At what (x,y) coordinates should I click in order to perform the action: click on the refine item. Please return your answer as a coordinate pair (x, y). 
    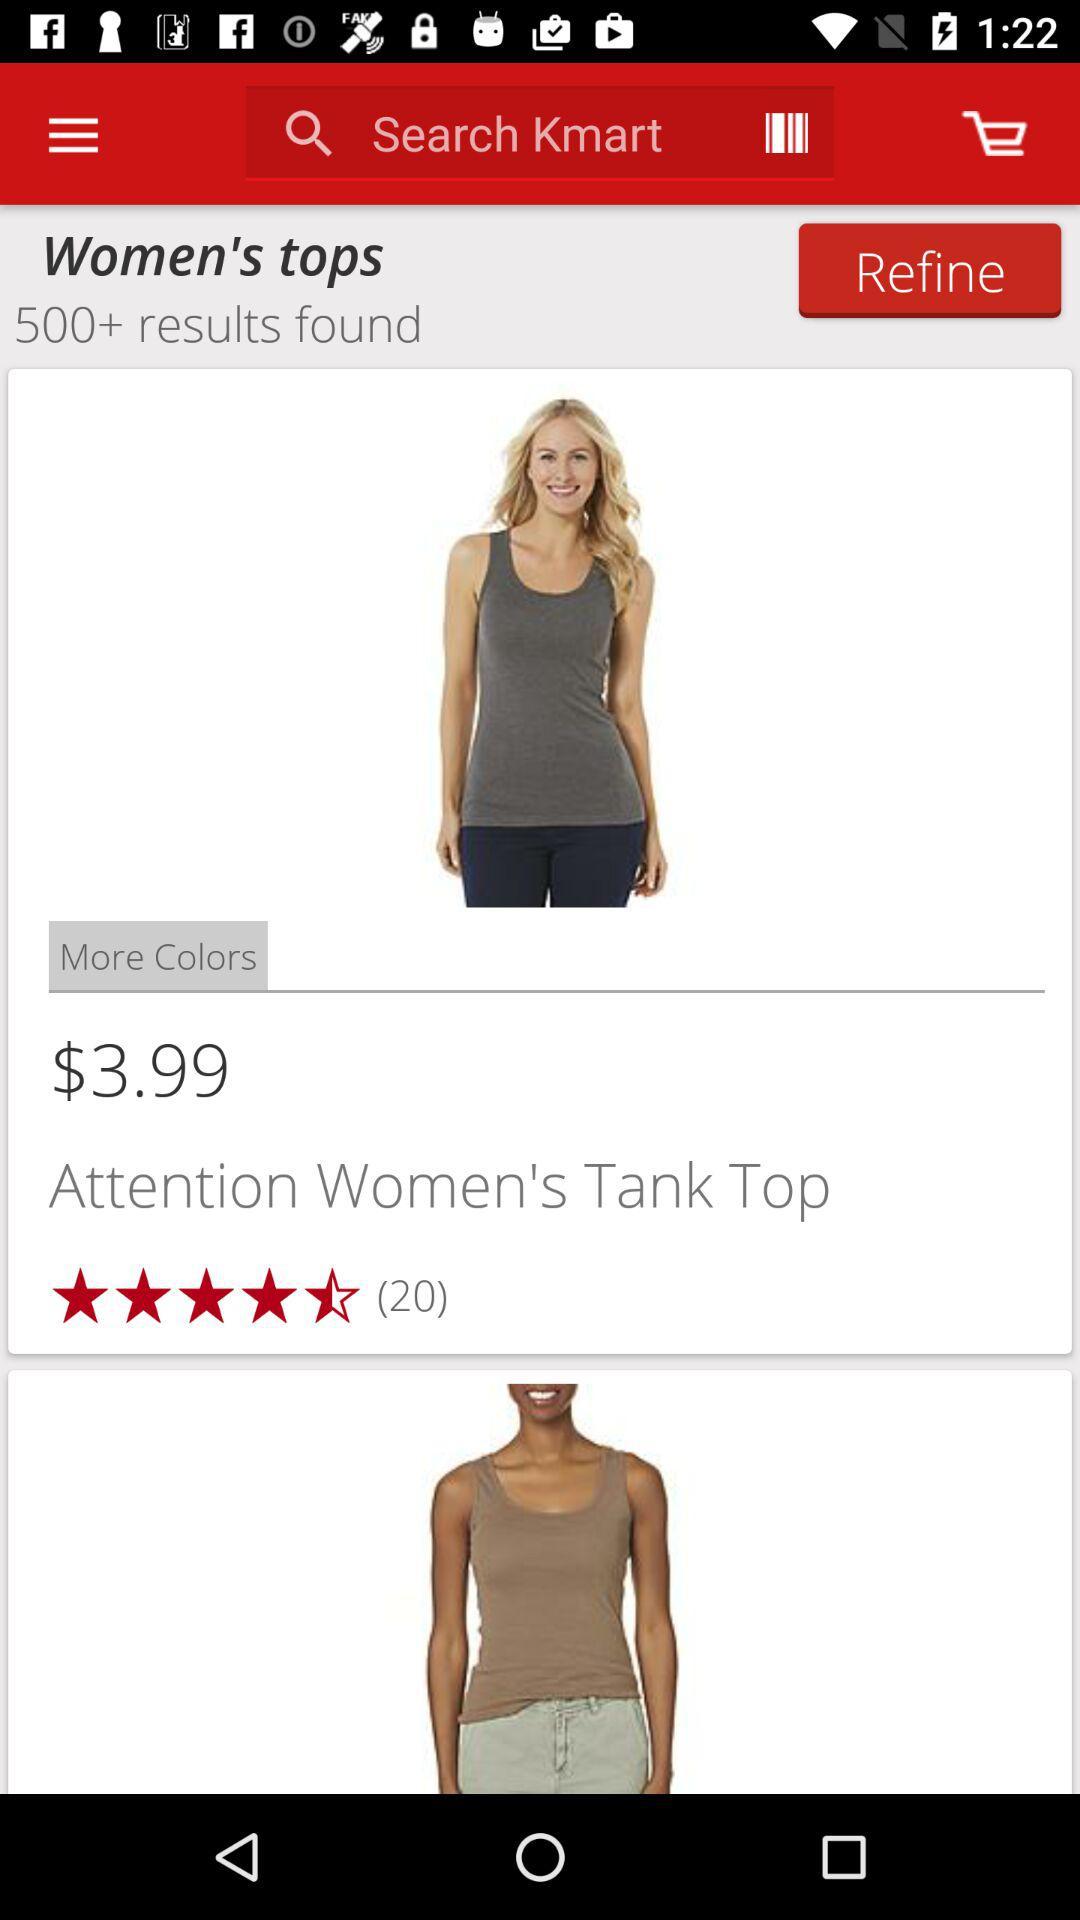
    Looking at the image, I should click on (929, 269).